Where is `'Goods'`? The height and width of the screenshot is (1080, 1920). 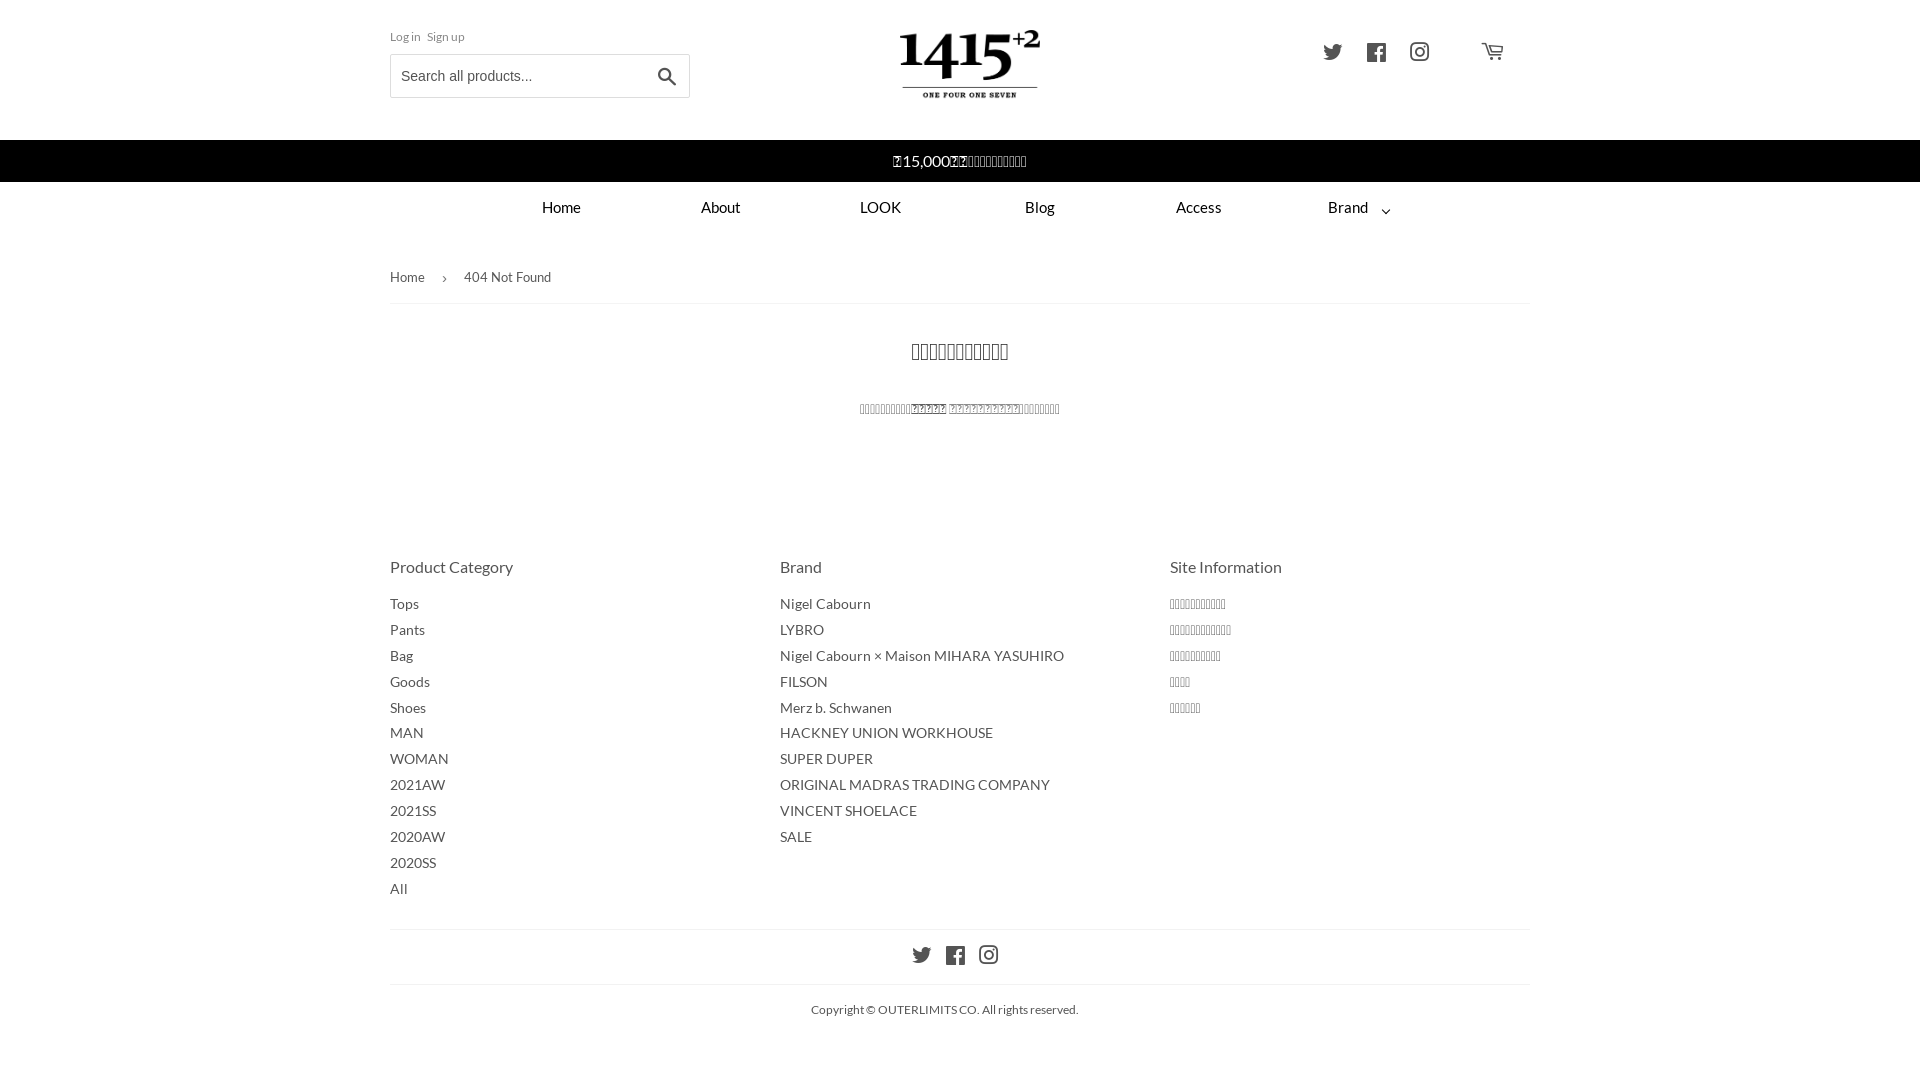 'Goods' is located at coordinates (408, 680).